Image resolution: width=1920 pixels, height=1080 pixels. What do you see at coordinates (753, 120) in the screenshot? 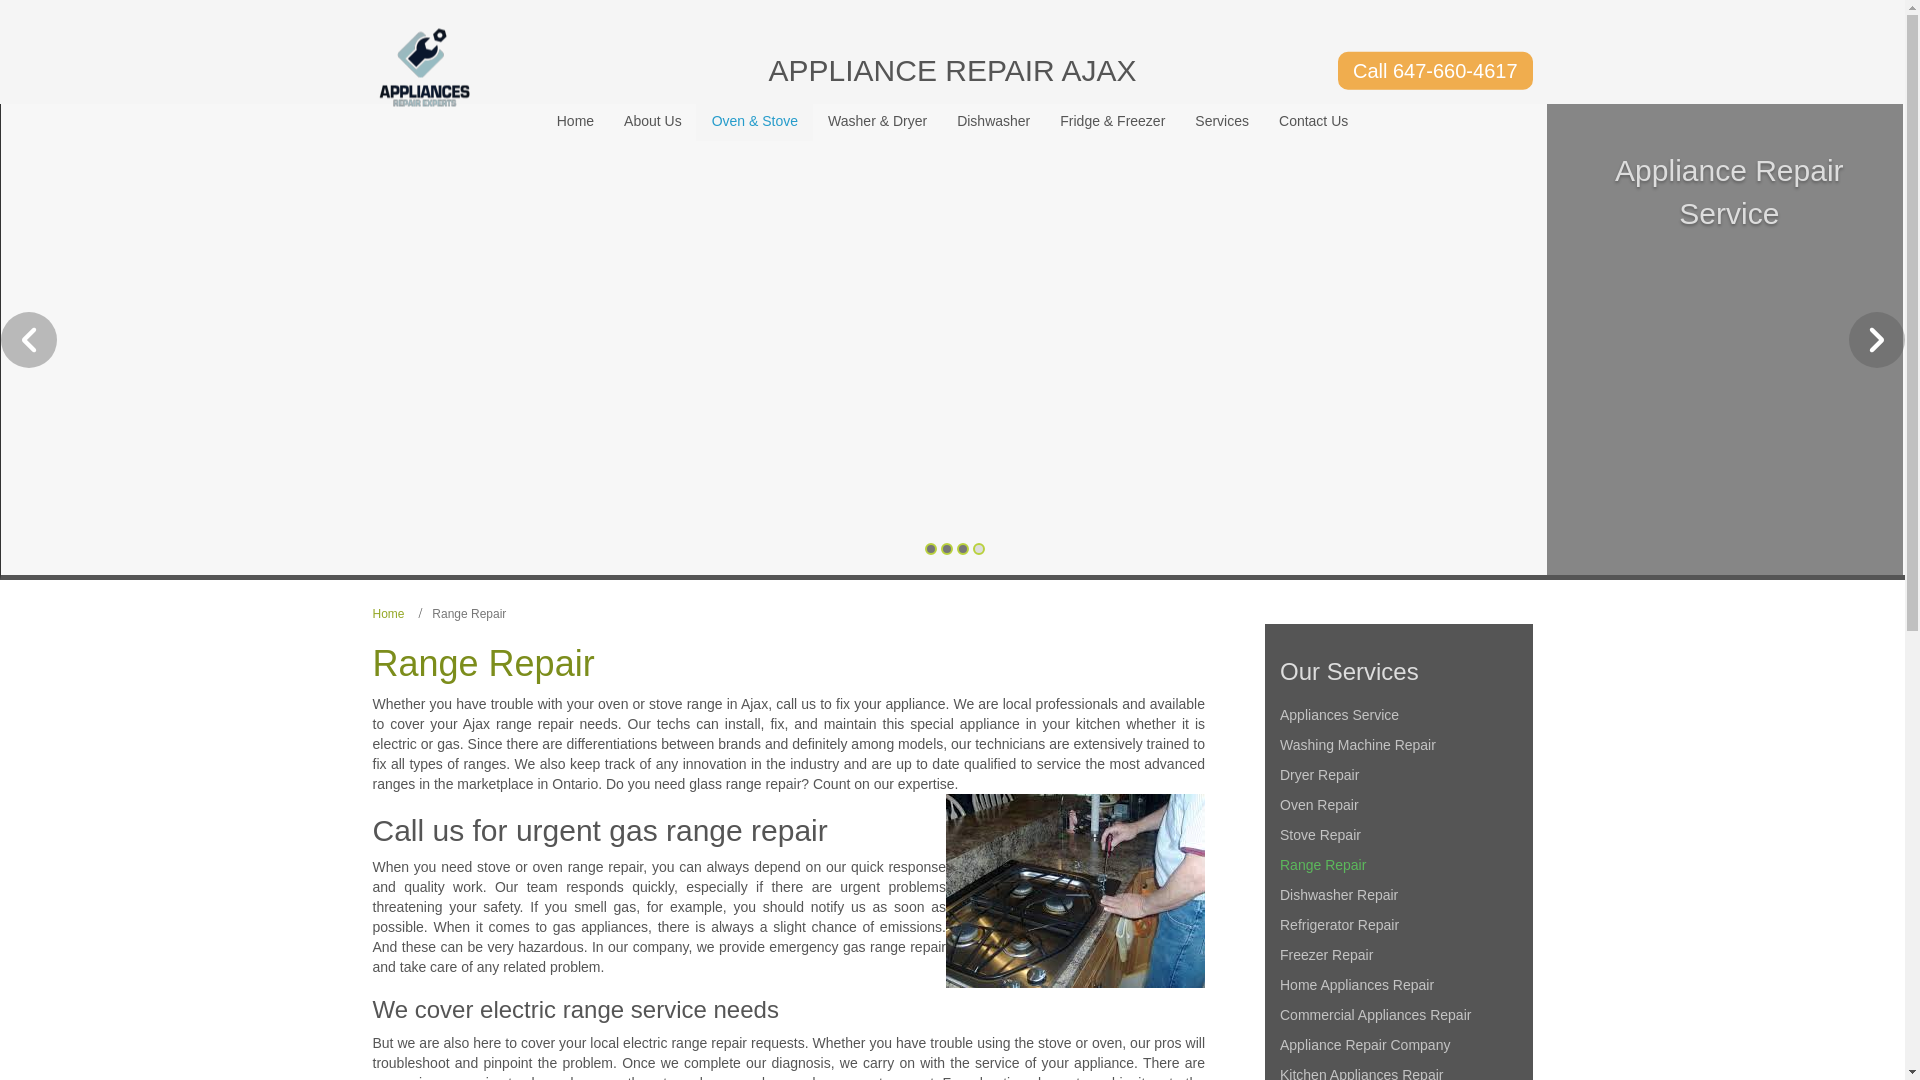
I see `'Oven & Stove'` at bounding box center [753, 120].